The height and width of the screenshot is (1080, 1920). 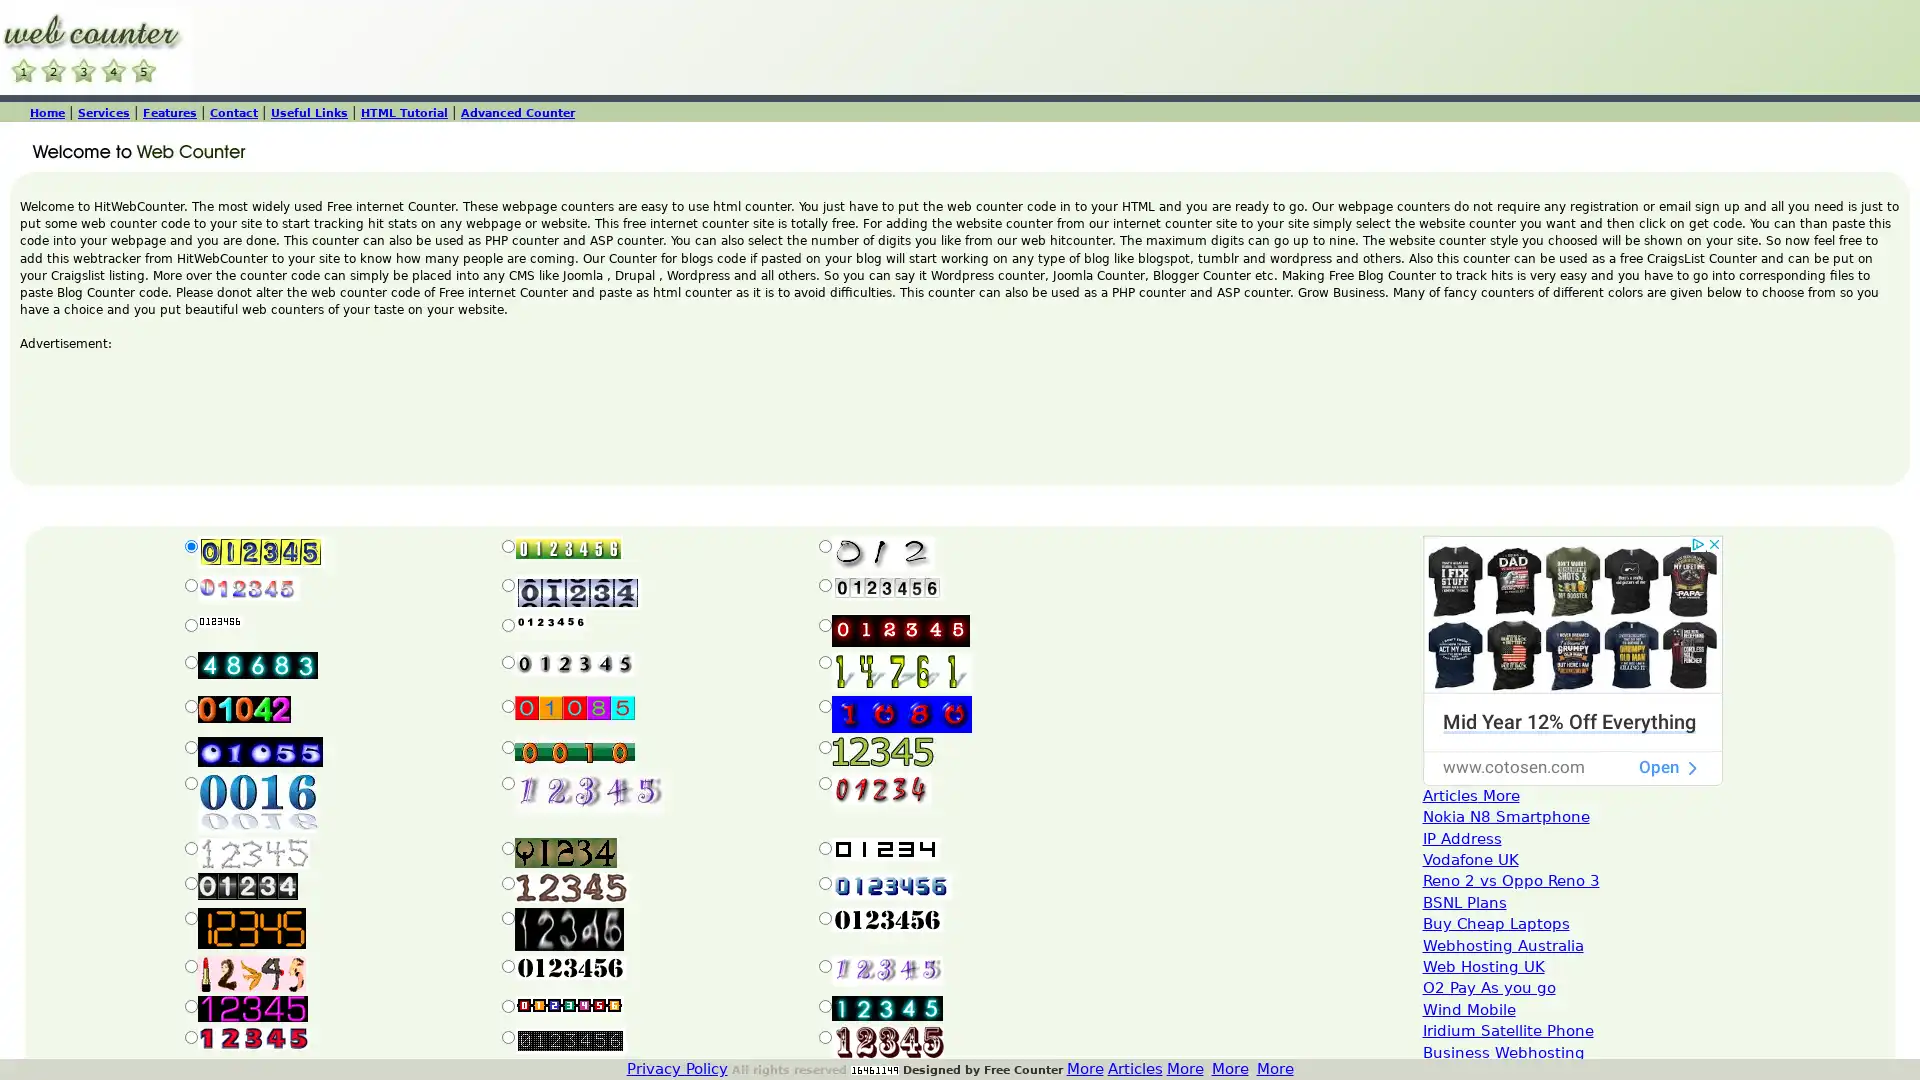 I want to click on Submit, so click(x=252, y=1009).